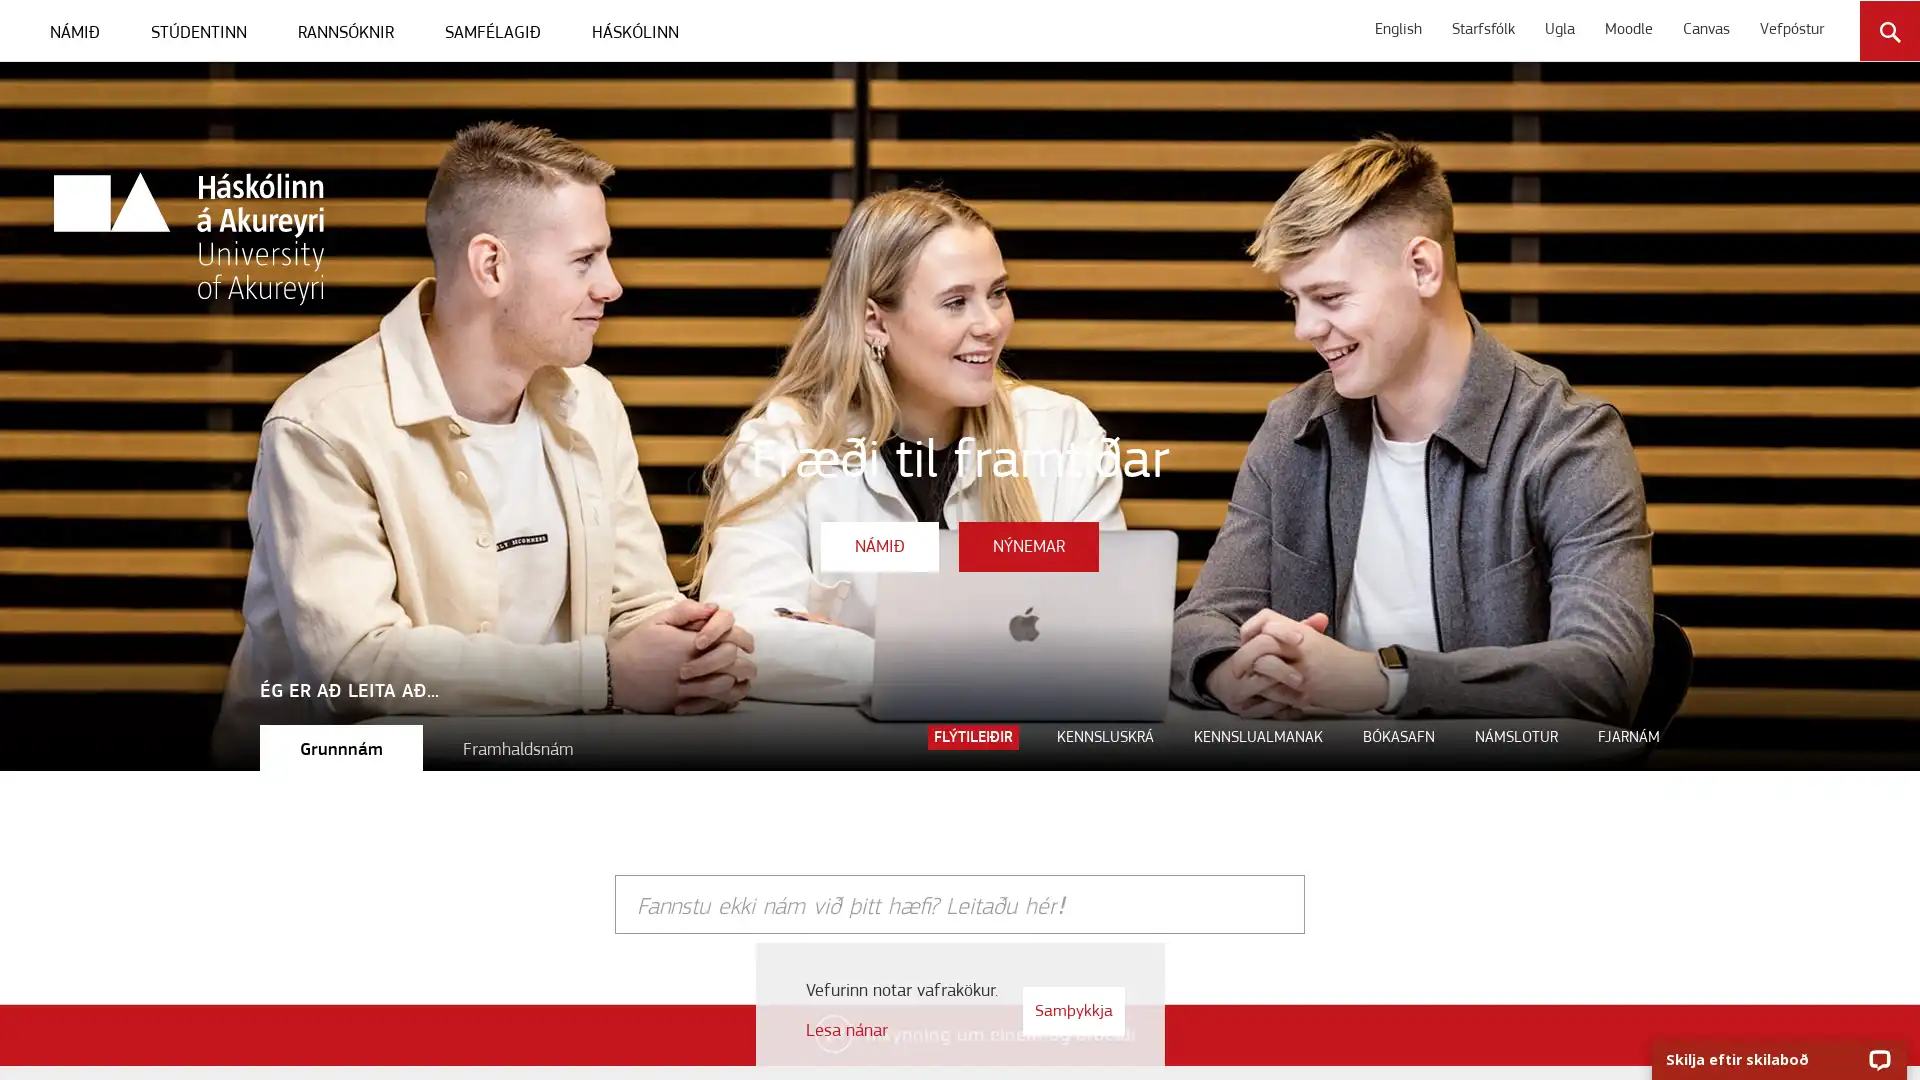 The width and height of the screenshot is (1920, 1080). I want to click on Leita, so click(1371, 163).